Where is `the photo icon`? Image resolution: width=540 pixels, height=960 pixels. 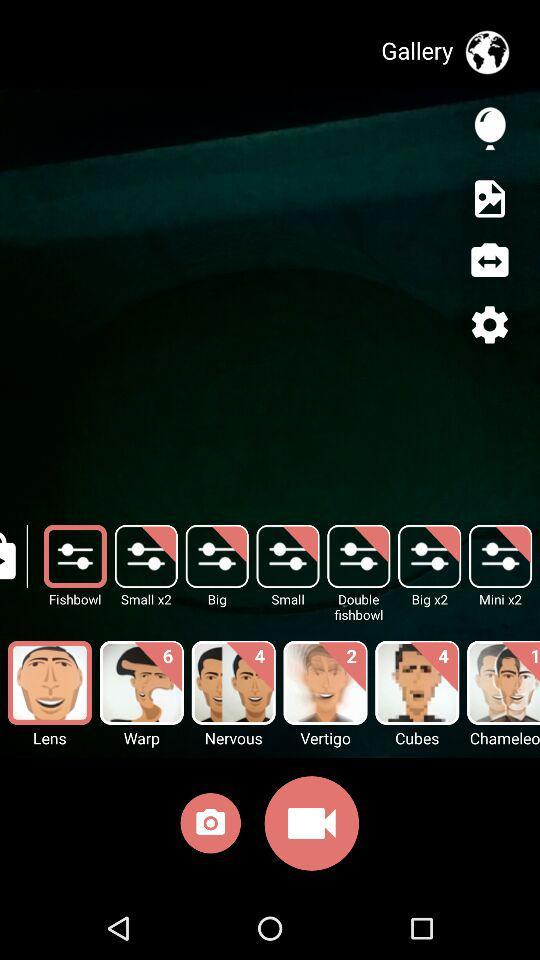 the photo icon is located at coordinates (209, 827).